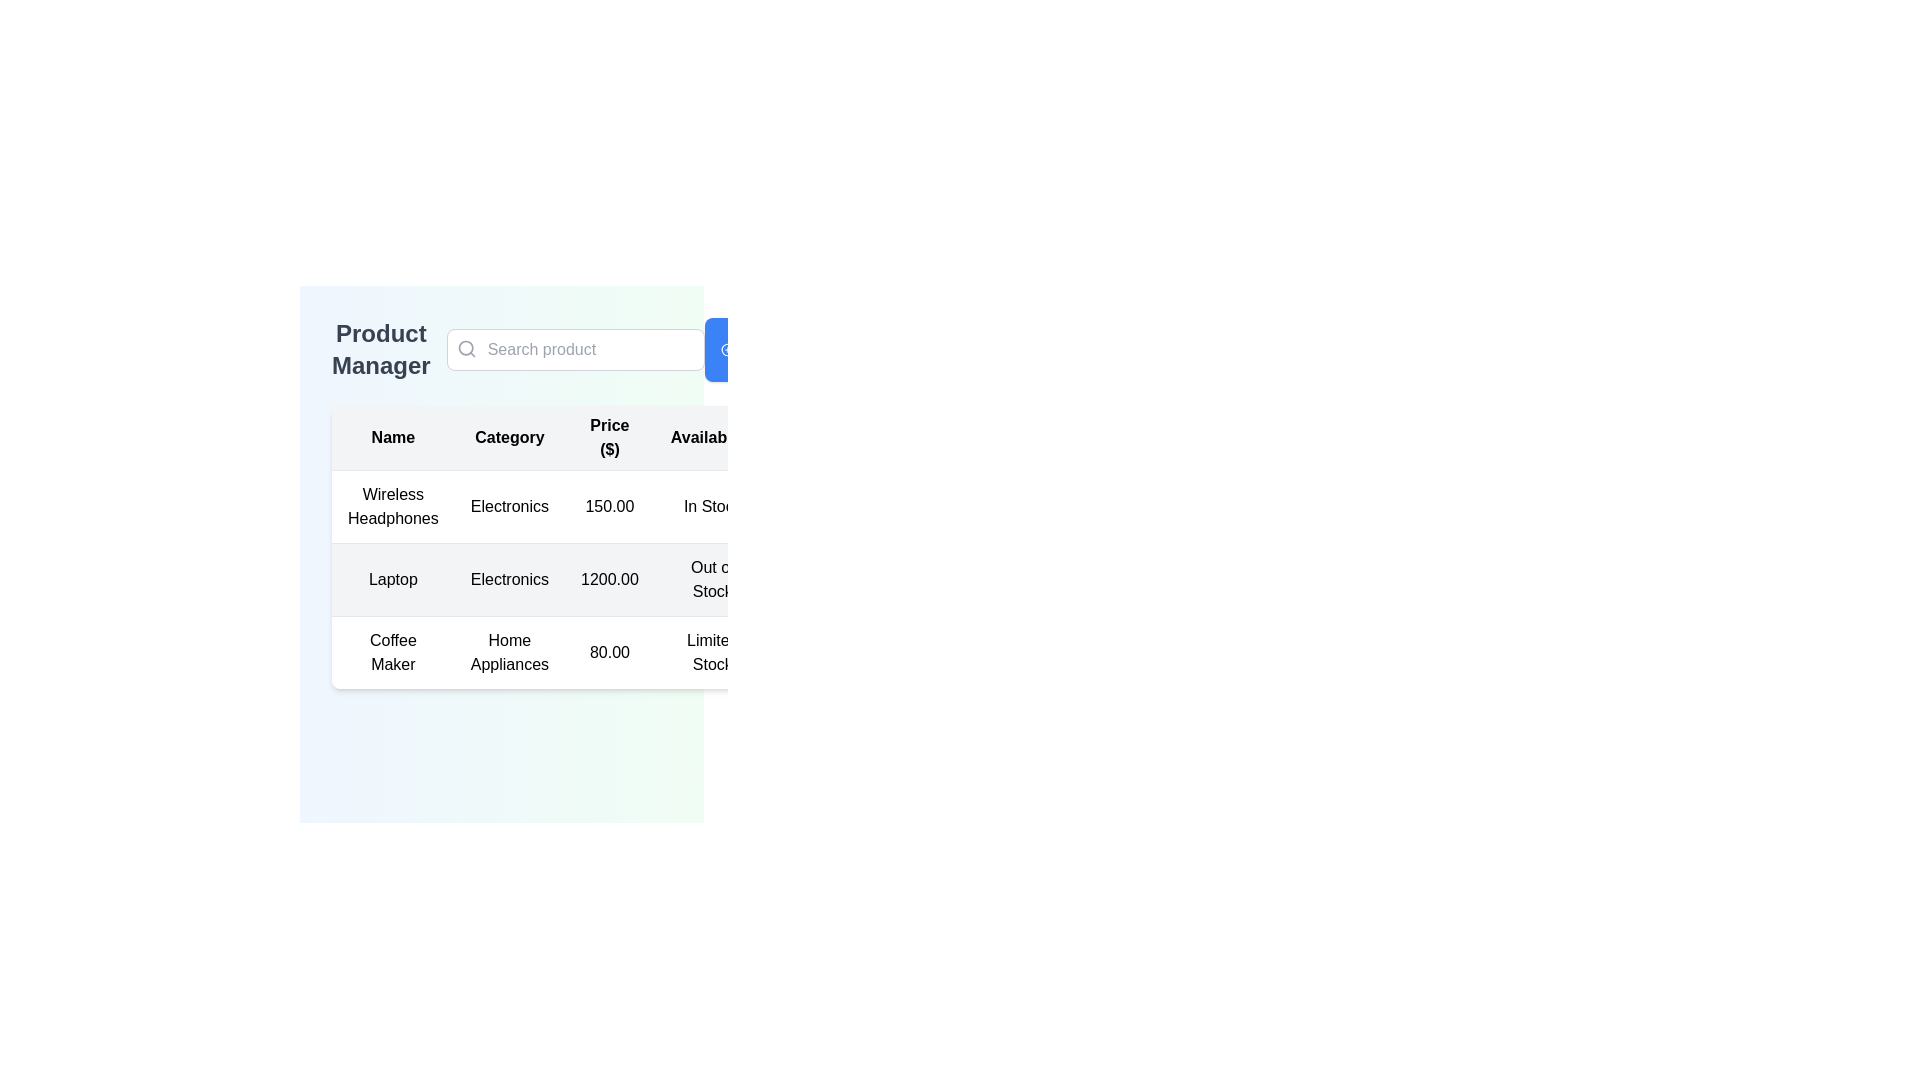  Describe the element at coordinates (608, 652) in the screenshot. I see `the static text displaying the price of the Coffee Maker` at that location.